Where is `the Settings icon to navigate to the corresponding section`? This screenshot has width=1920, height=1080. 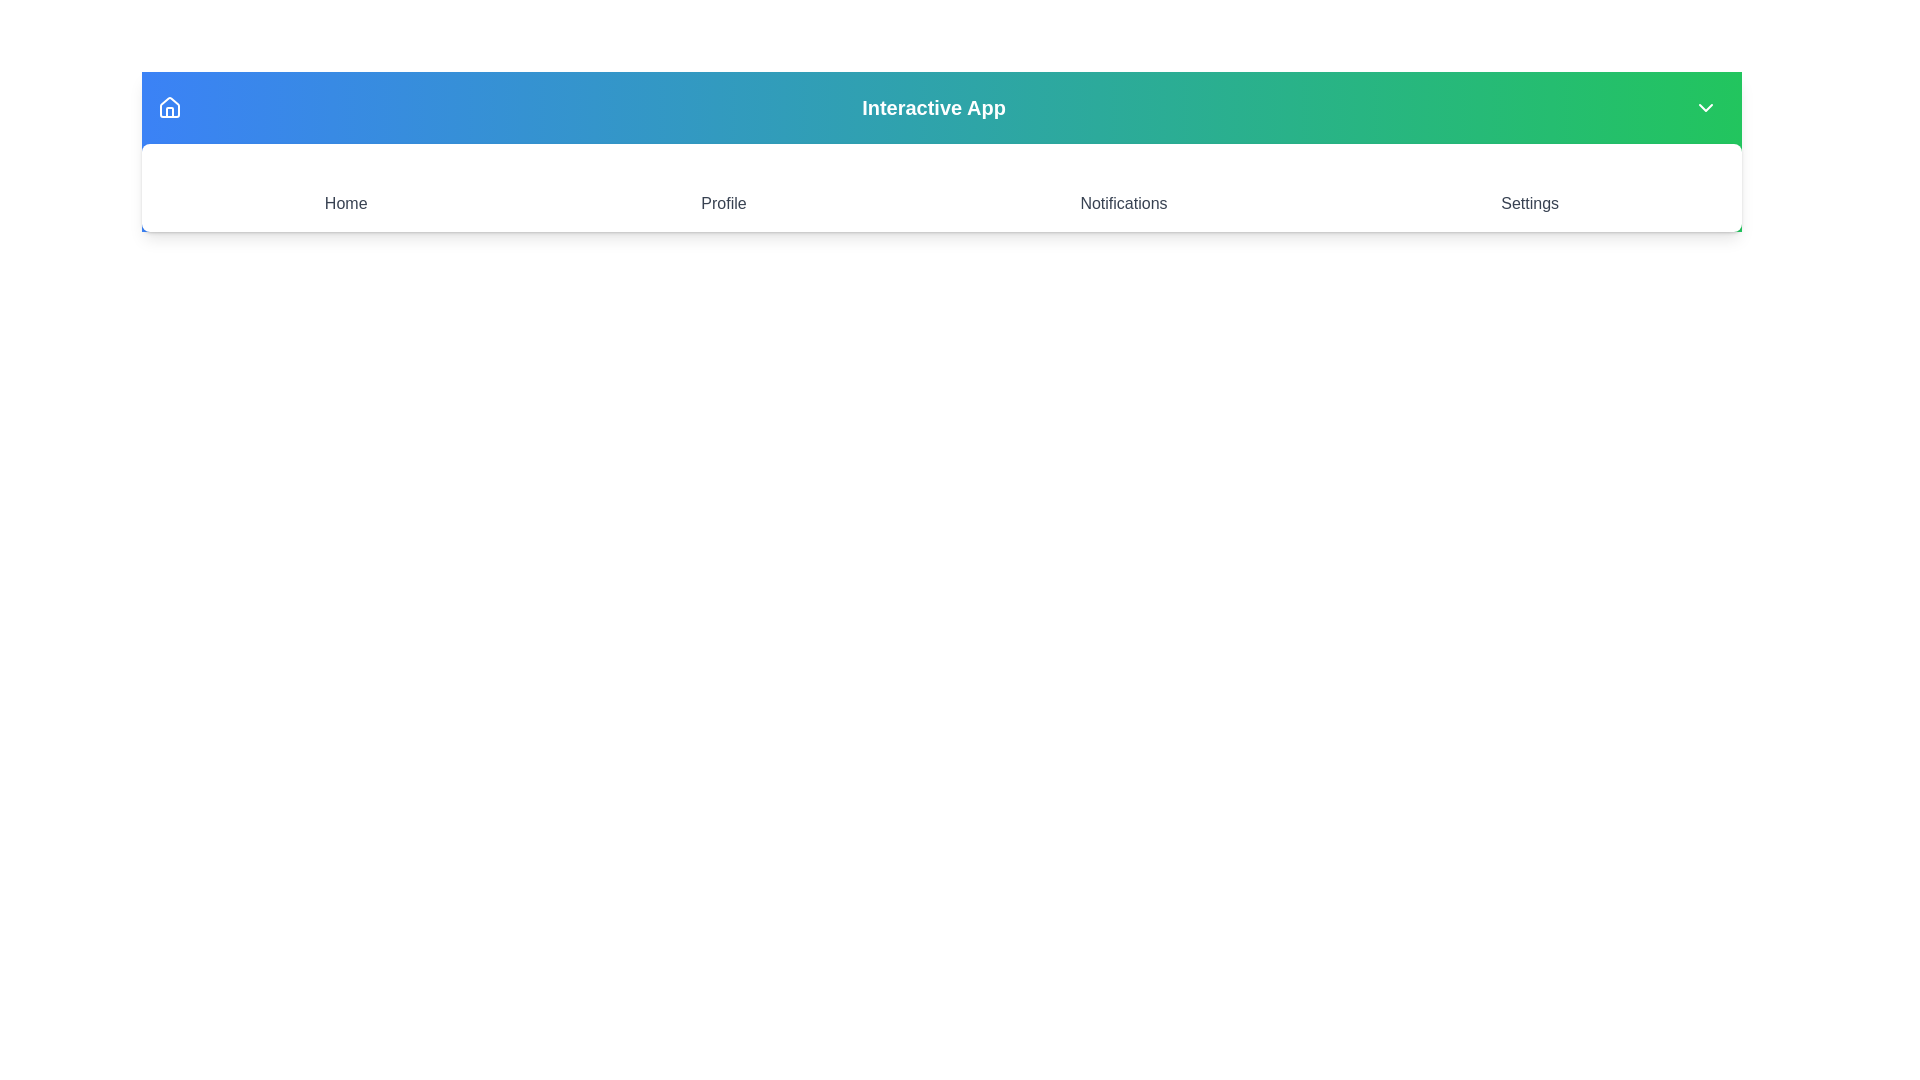
the Settings icon to navigate to the corresponding section is located at coordinates (1529, 188).